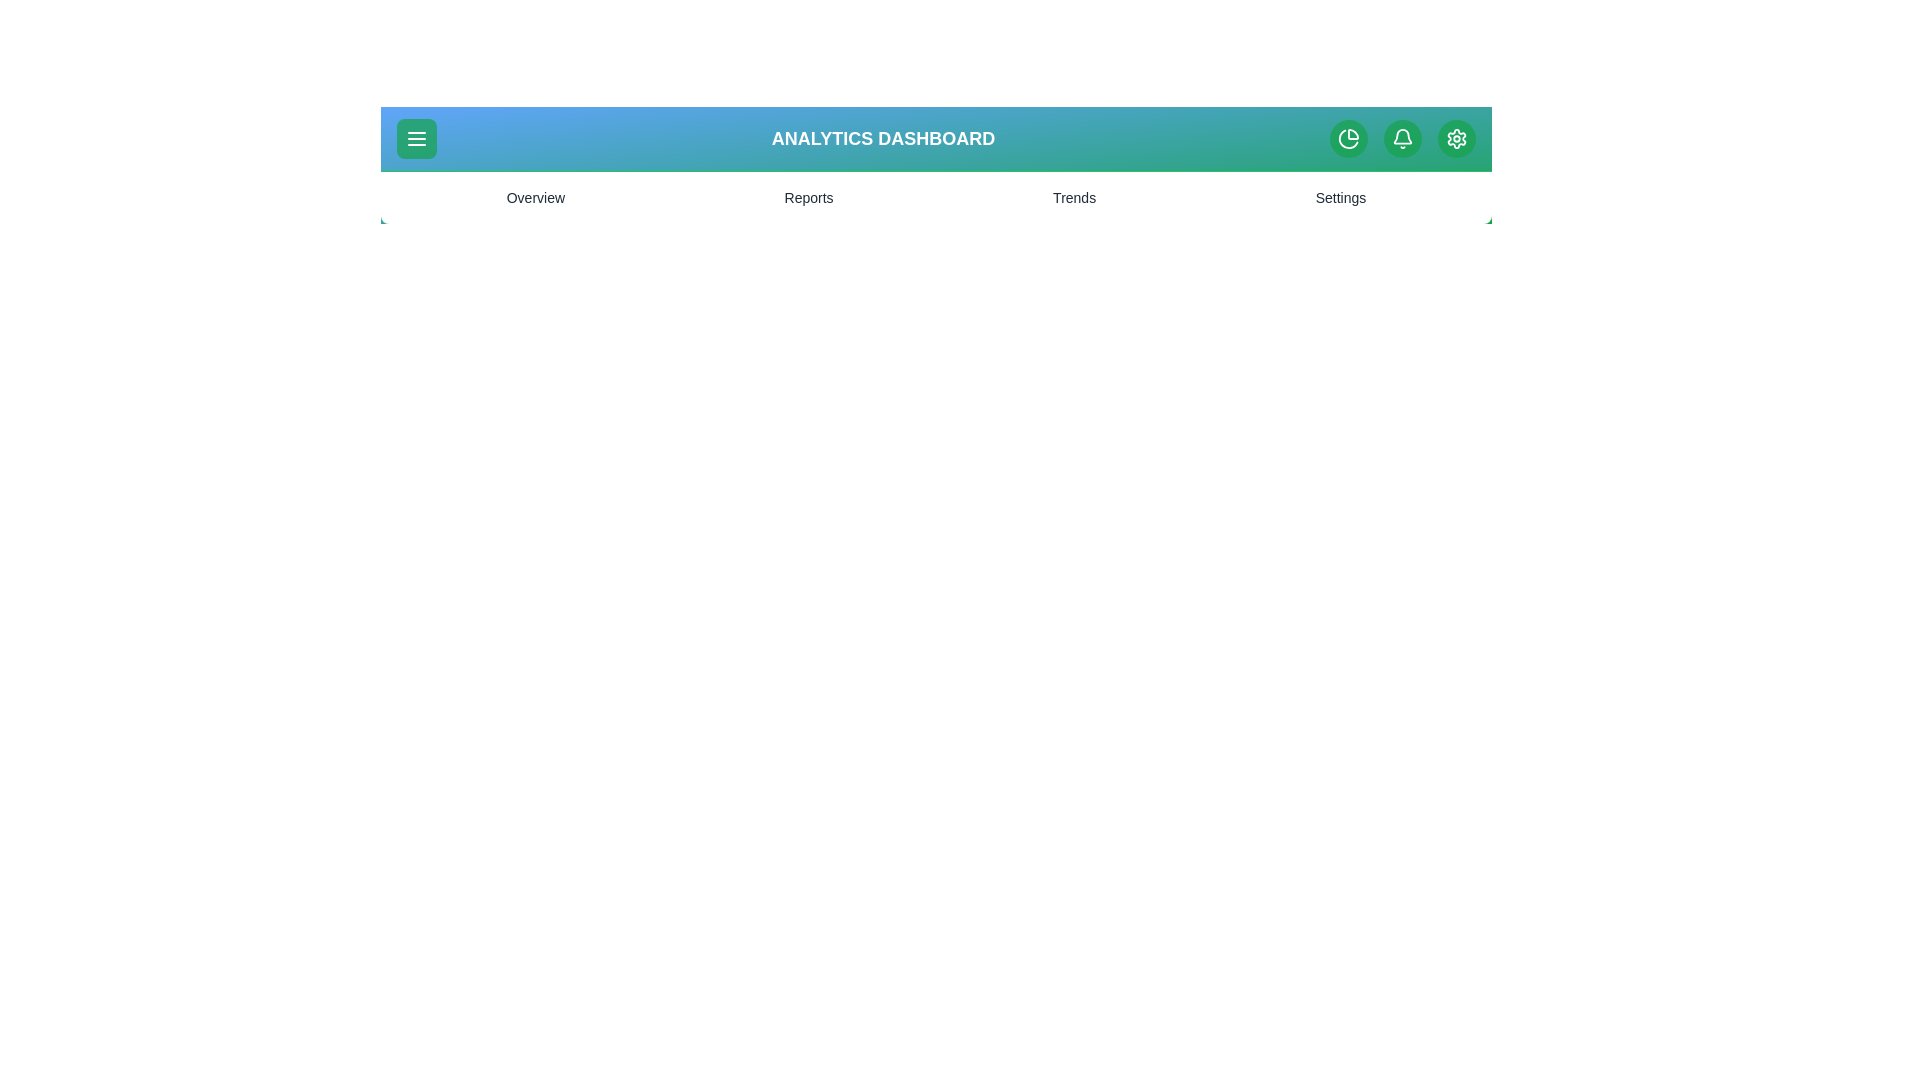  What do you see at coordinates (1456, 137) in the screenshot?
I see `the Settings icon in the app bar` at bounding box center [1456, 137].